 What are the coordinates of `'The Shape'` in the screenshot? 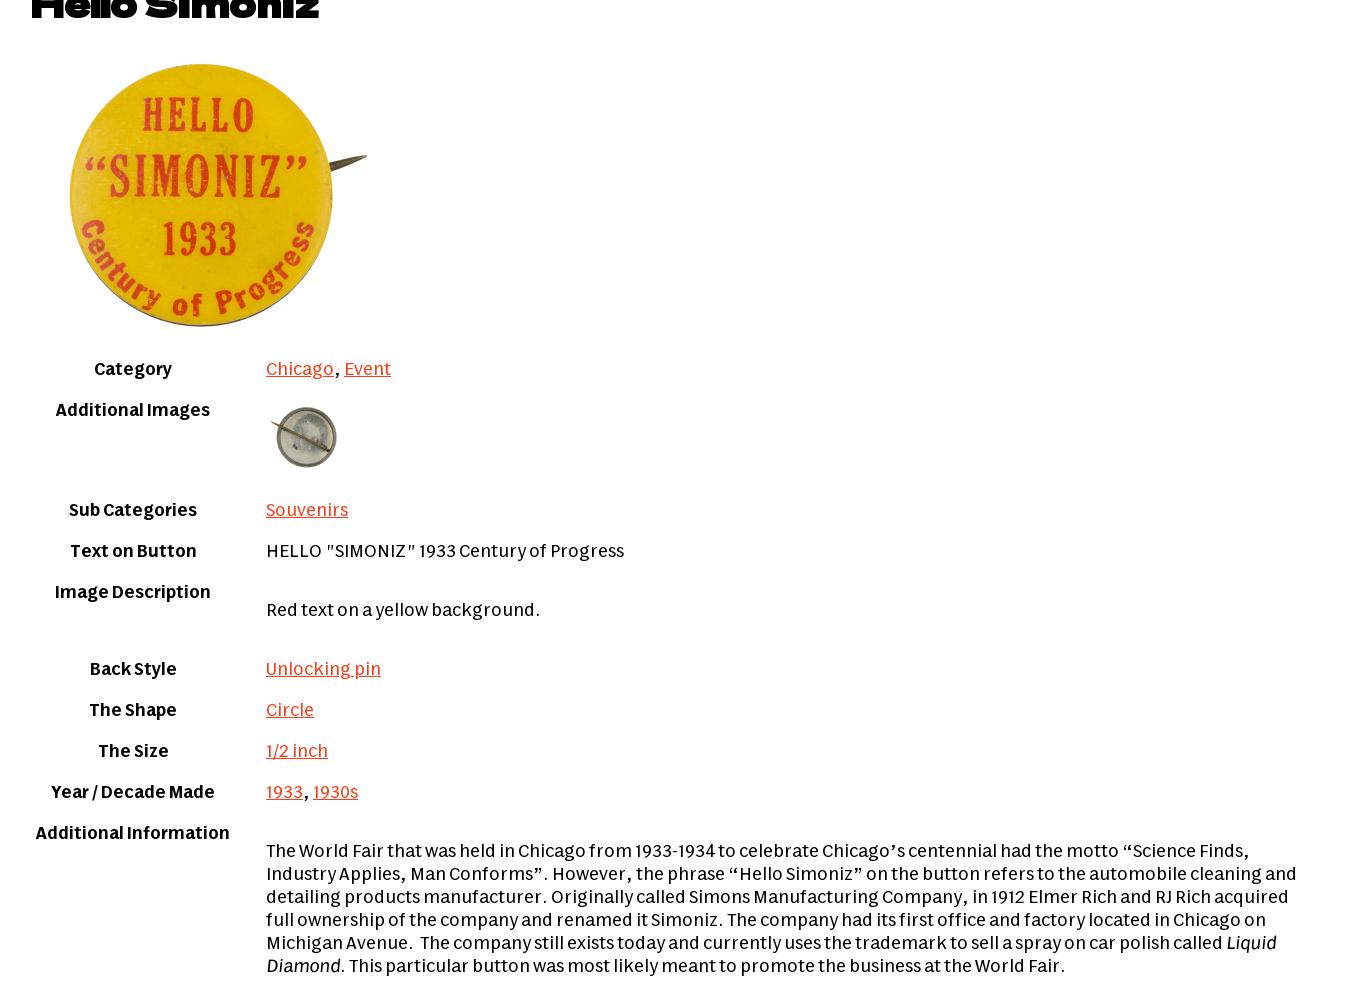 It's located at (132, 711).